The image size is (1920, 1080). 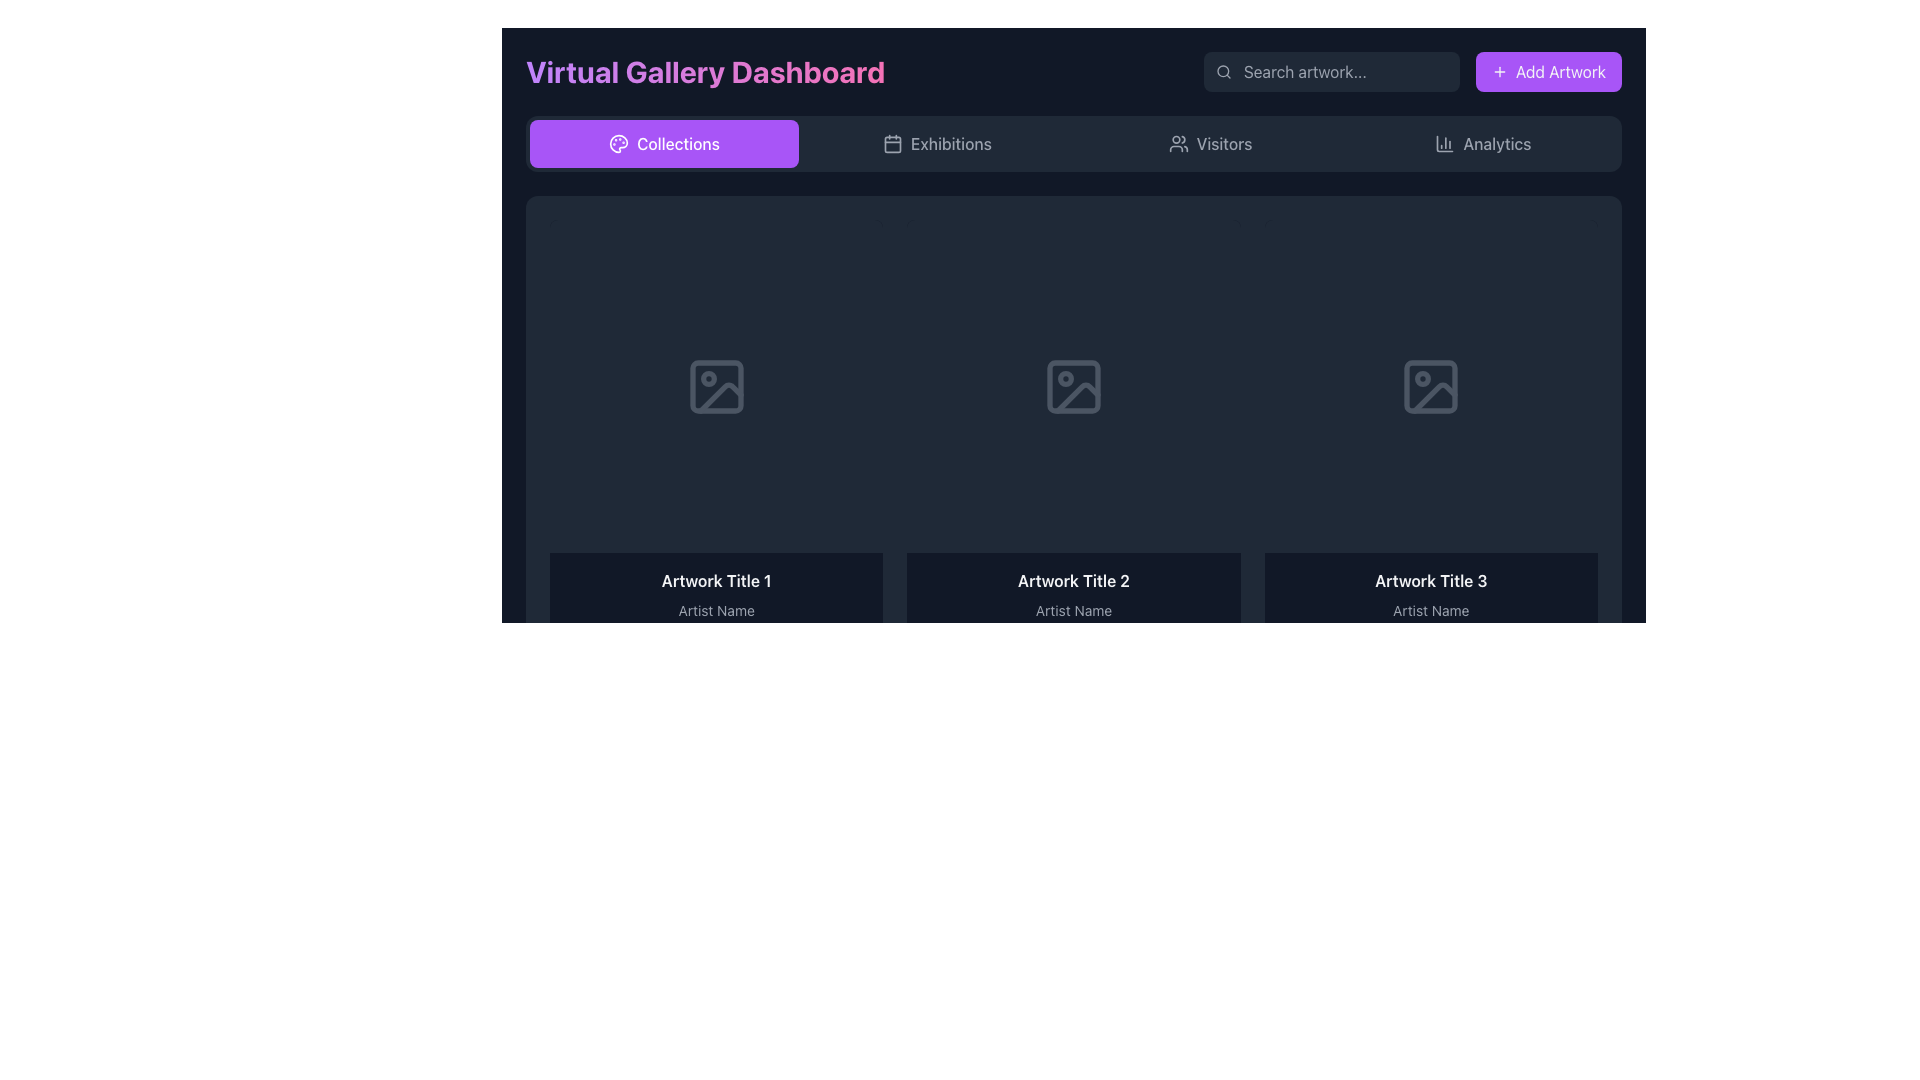 I want to click on the text label displaying 'Artwork Title 1', which is the first title in a structured layout with a dark background, so click(x=716, y=581).